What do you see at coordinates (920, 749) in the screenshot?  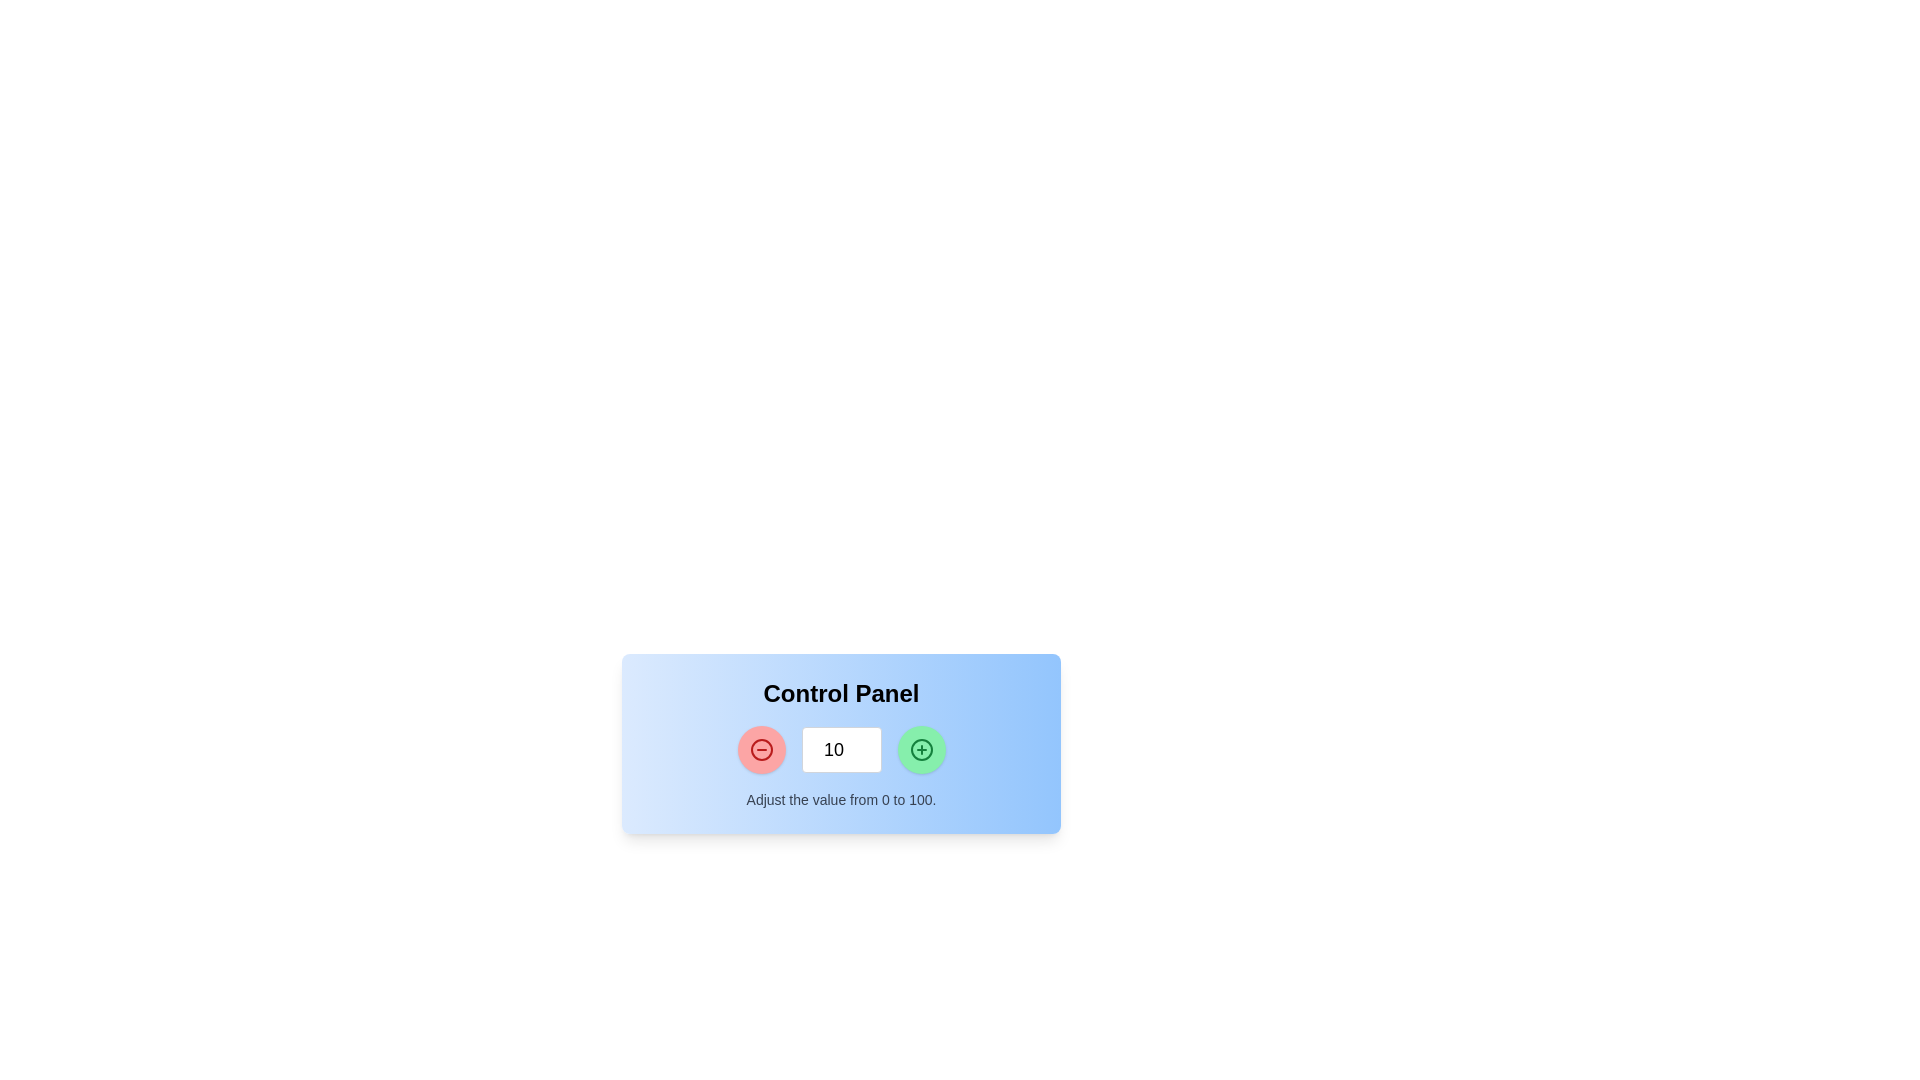 I see `the green circular button with a plus icon located on the far right of the horizontal layout to interact with it via keyboard` at bounding box center [920, 749].